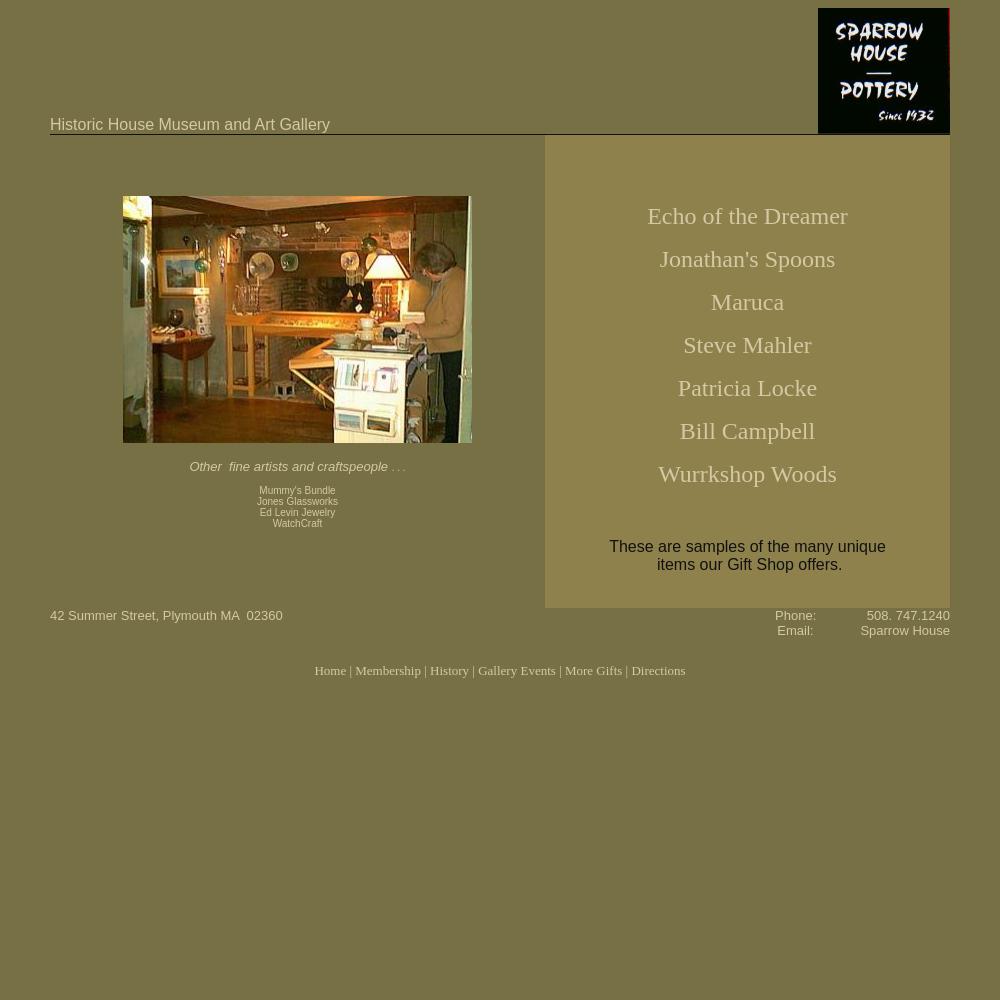 The width and height of the screenshot is (1000, 1000). Describe the element at coordinates (166, 614) in the screenshot. I see `'42 Summer Street, Plymouth MA  
    02360'` at that location.